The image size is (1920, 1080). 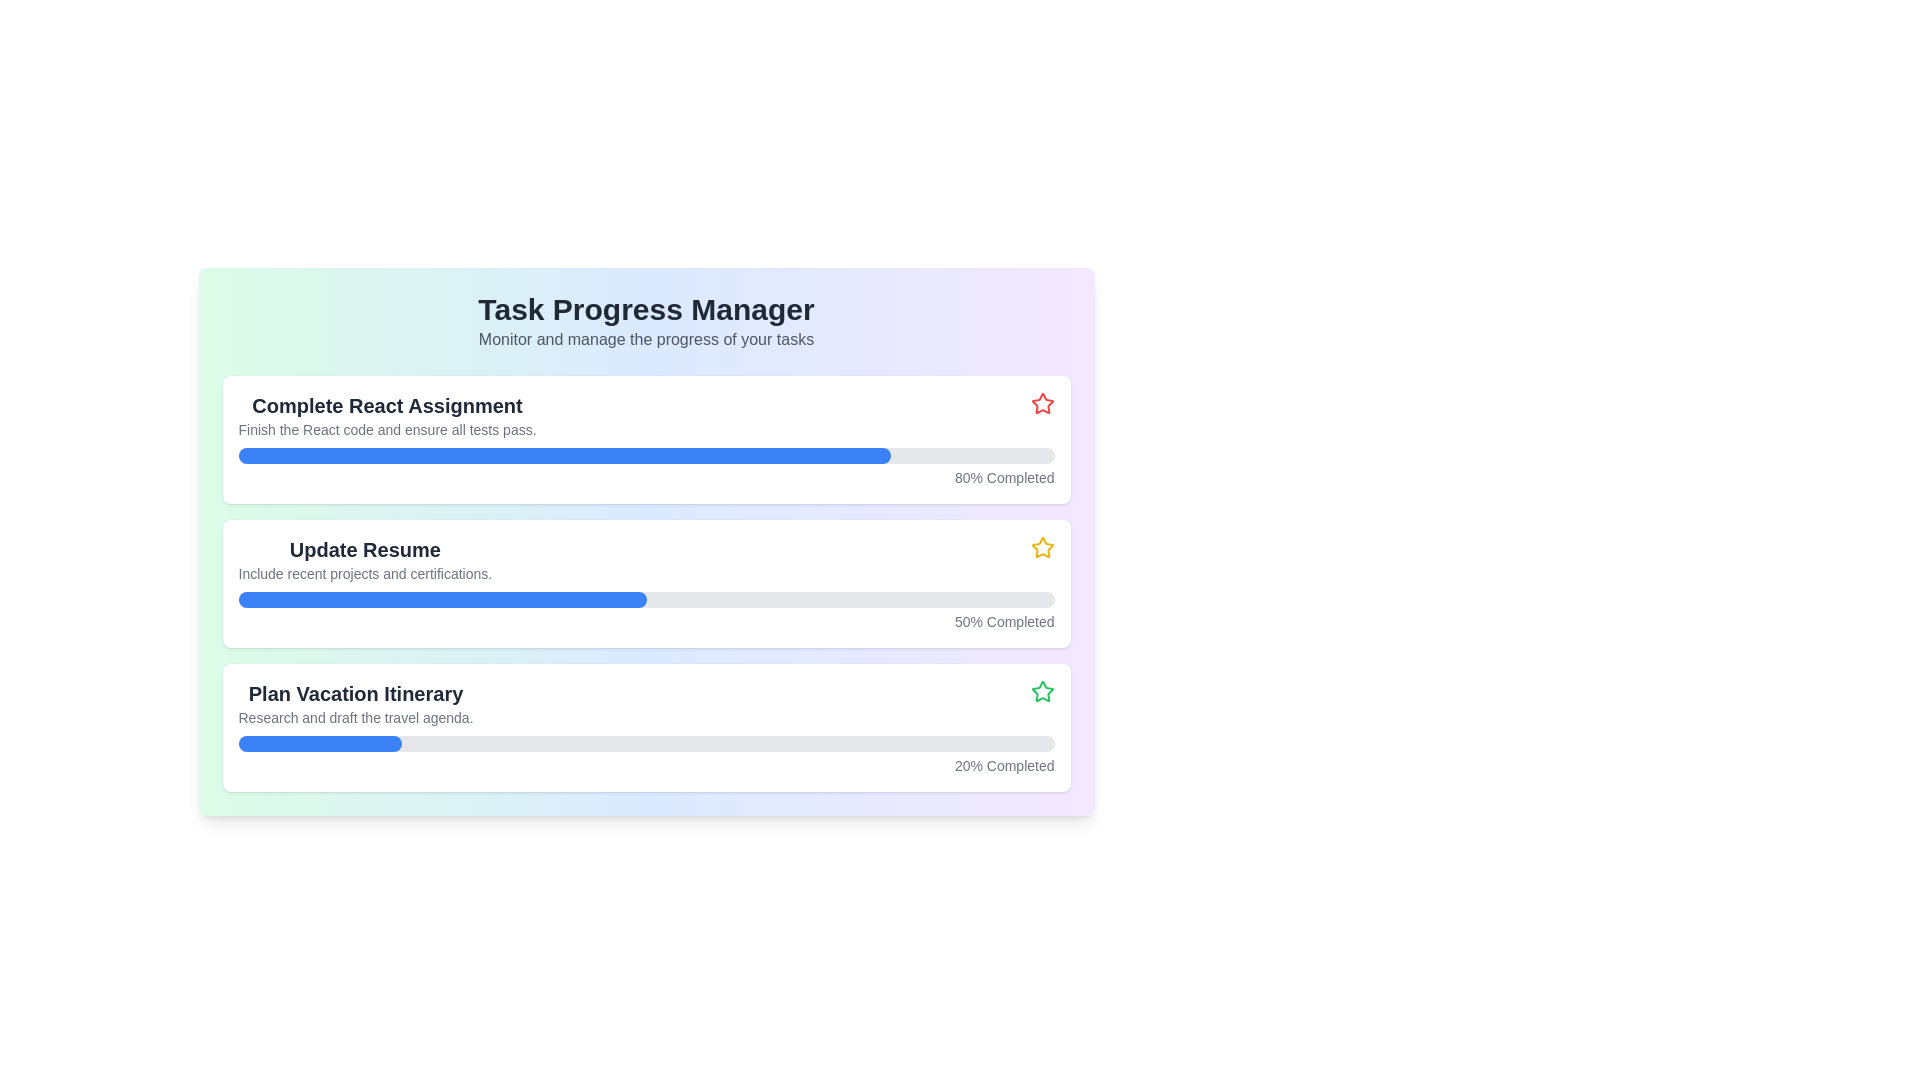 I want to click on task progress, so click(x=1030, y=744).